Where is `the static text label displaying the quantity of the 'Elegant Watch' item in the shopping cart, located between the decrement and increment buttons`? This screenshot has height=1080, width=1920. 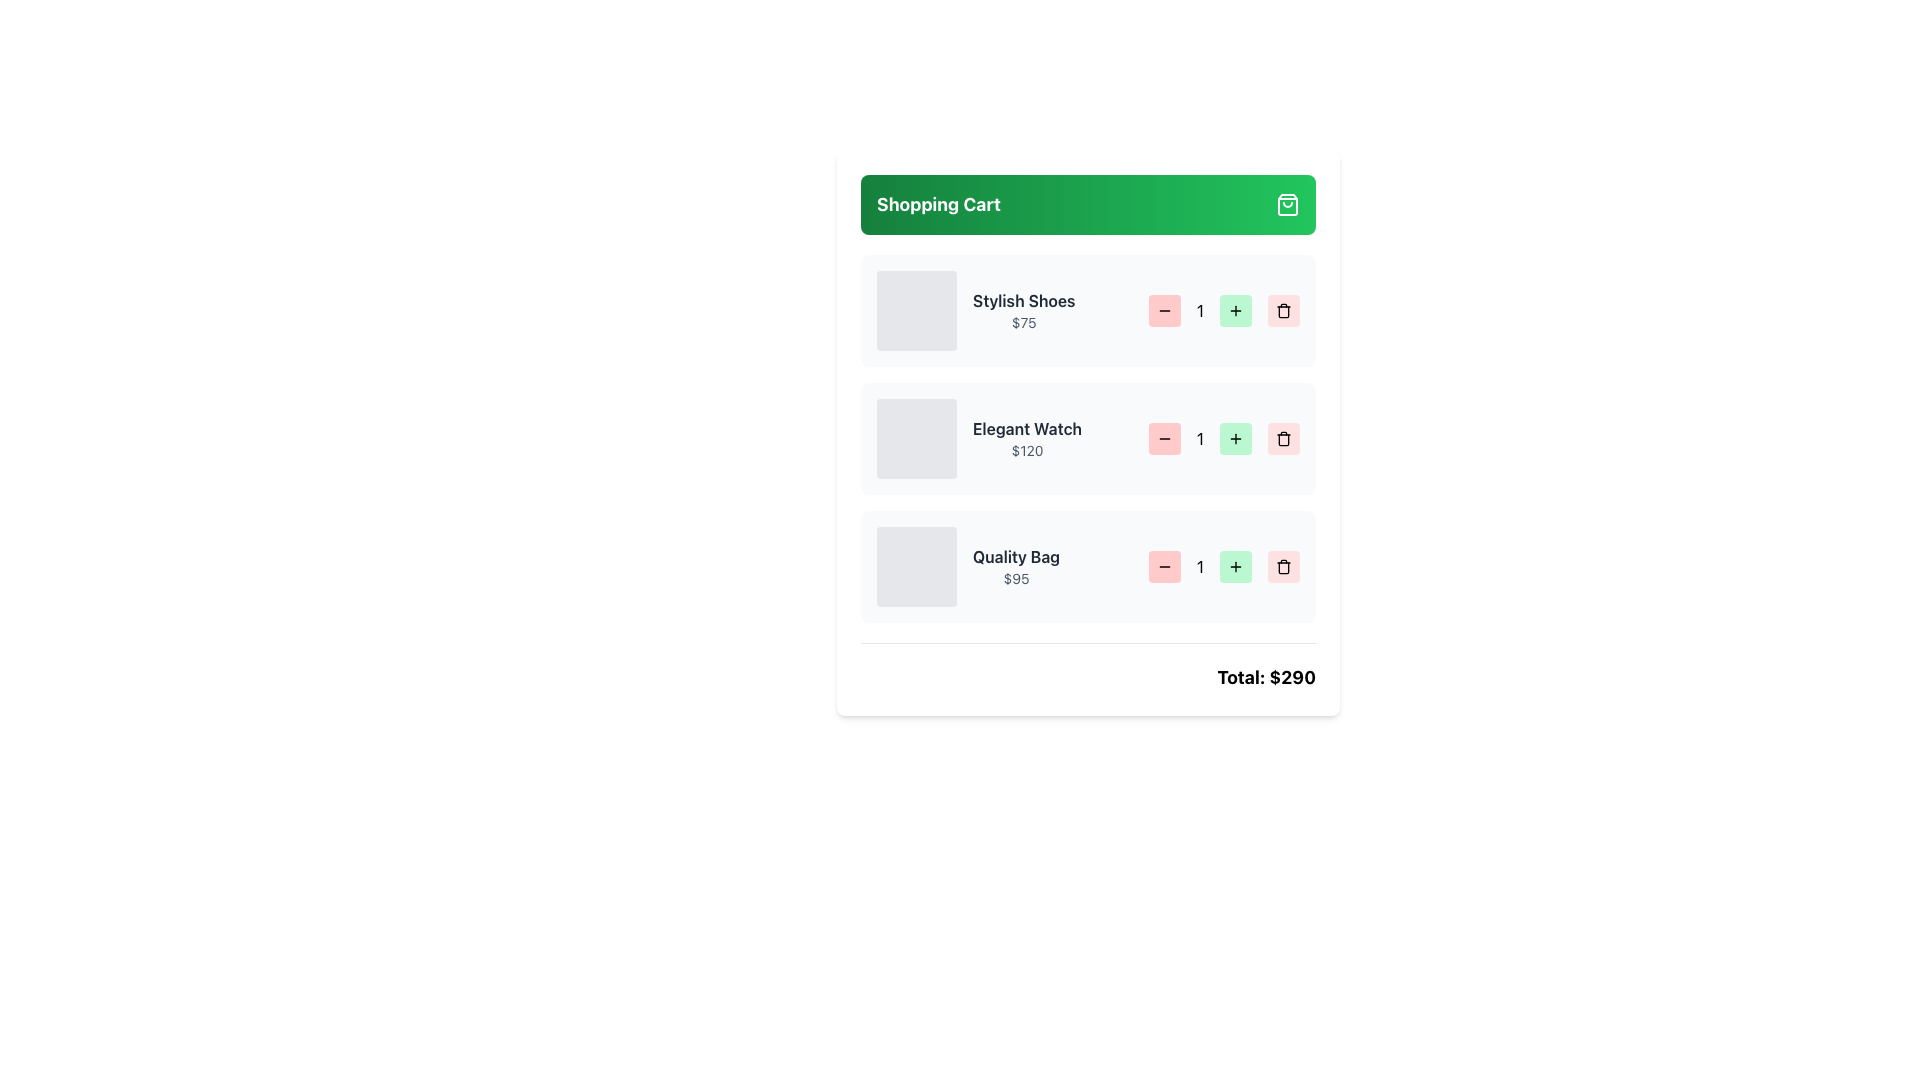
the static text label displaying the quantity of the 'Elegant Watch' item in the shopping cart, located between the decrement and increment buttons is located at coordinates (1200, 438).